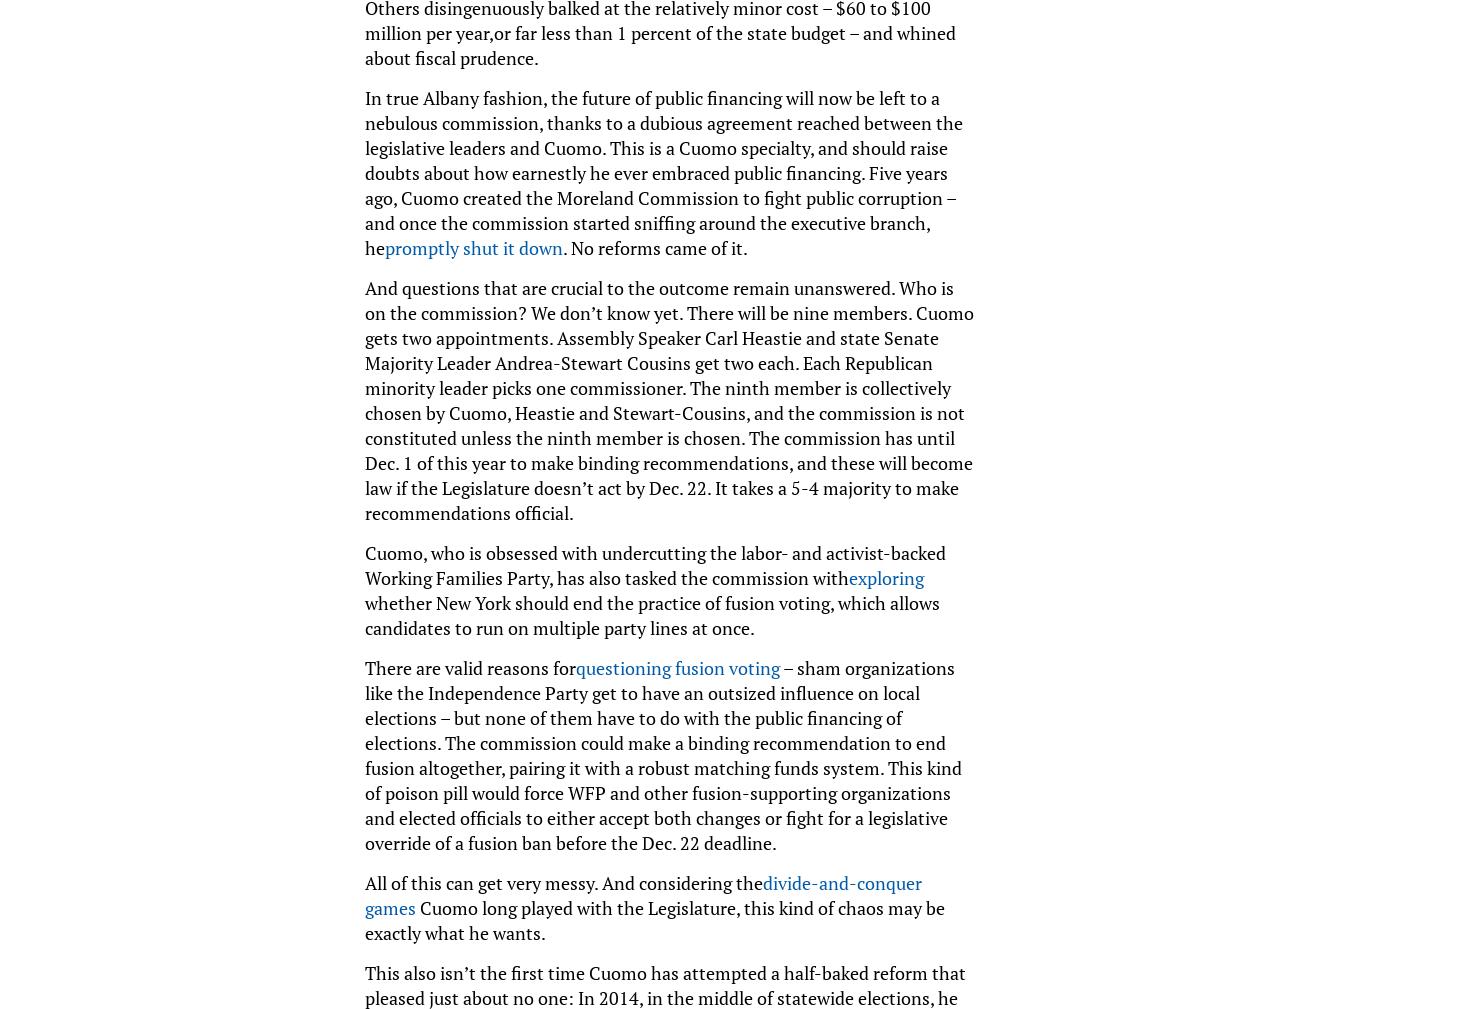 The image size is (1470, 1009). What do you see at coordinates (676, 667) in the screenshot?
I see `'questioning fusion voting'` at bounding box center [676, 667].